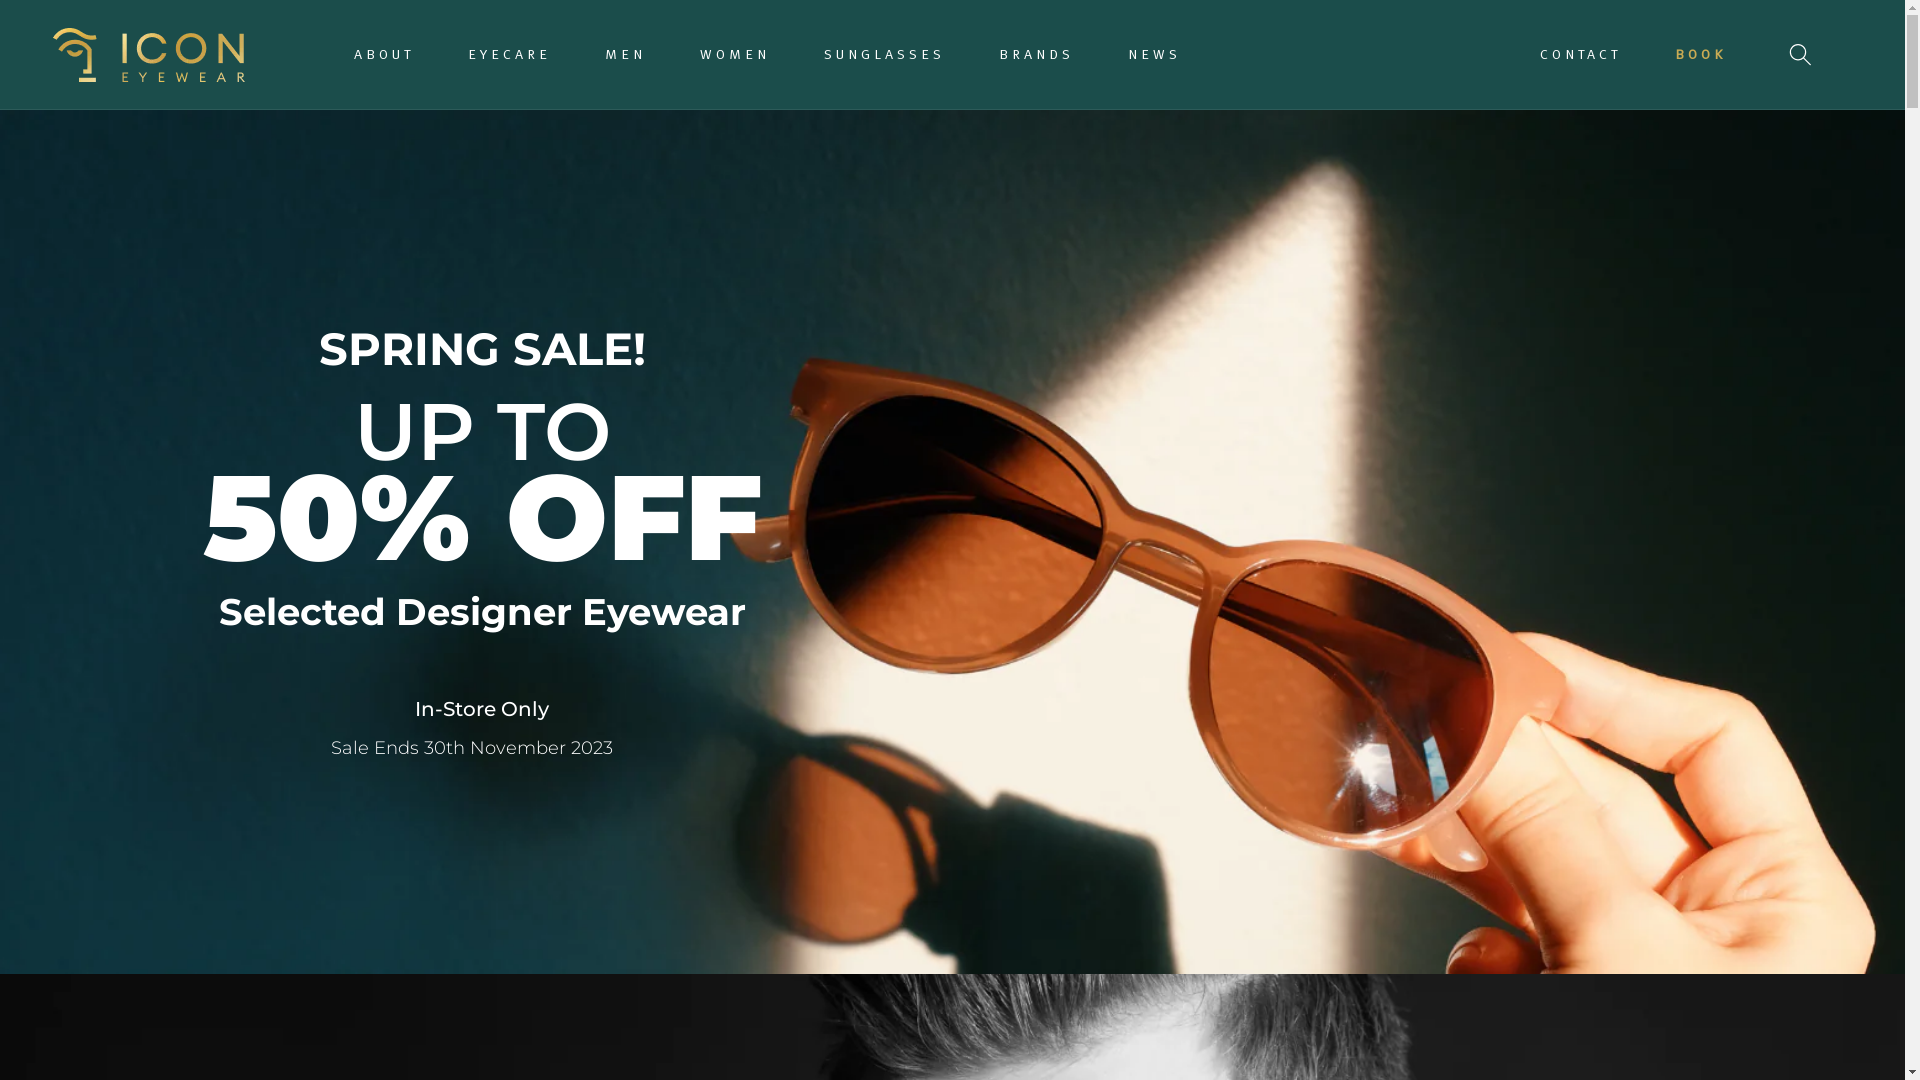 This screenshot has width=1920, height=1080. What do you see at coordinates (624, 53) in the screenshot?
I see `'MEN'` at bounding box center [624, 53].